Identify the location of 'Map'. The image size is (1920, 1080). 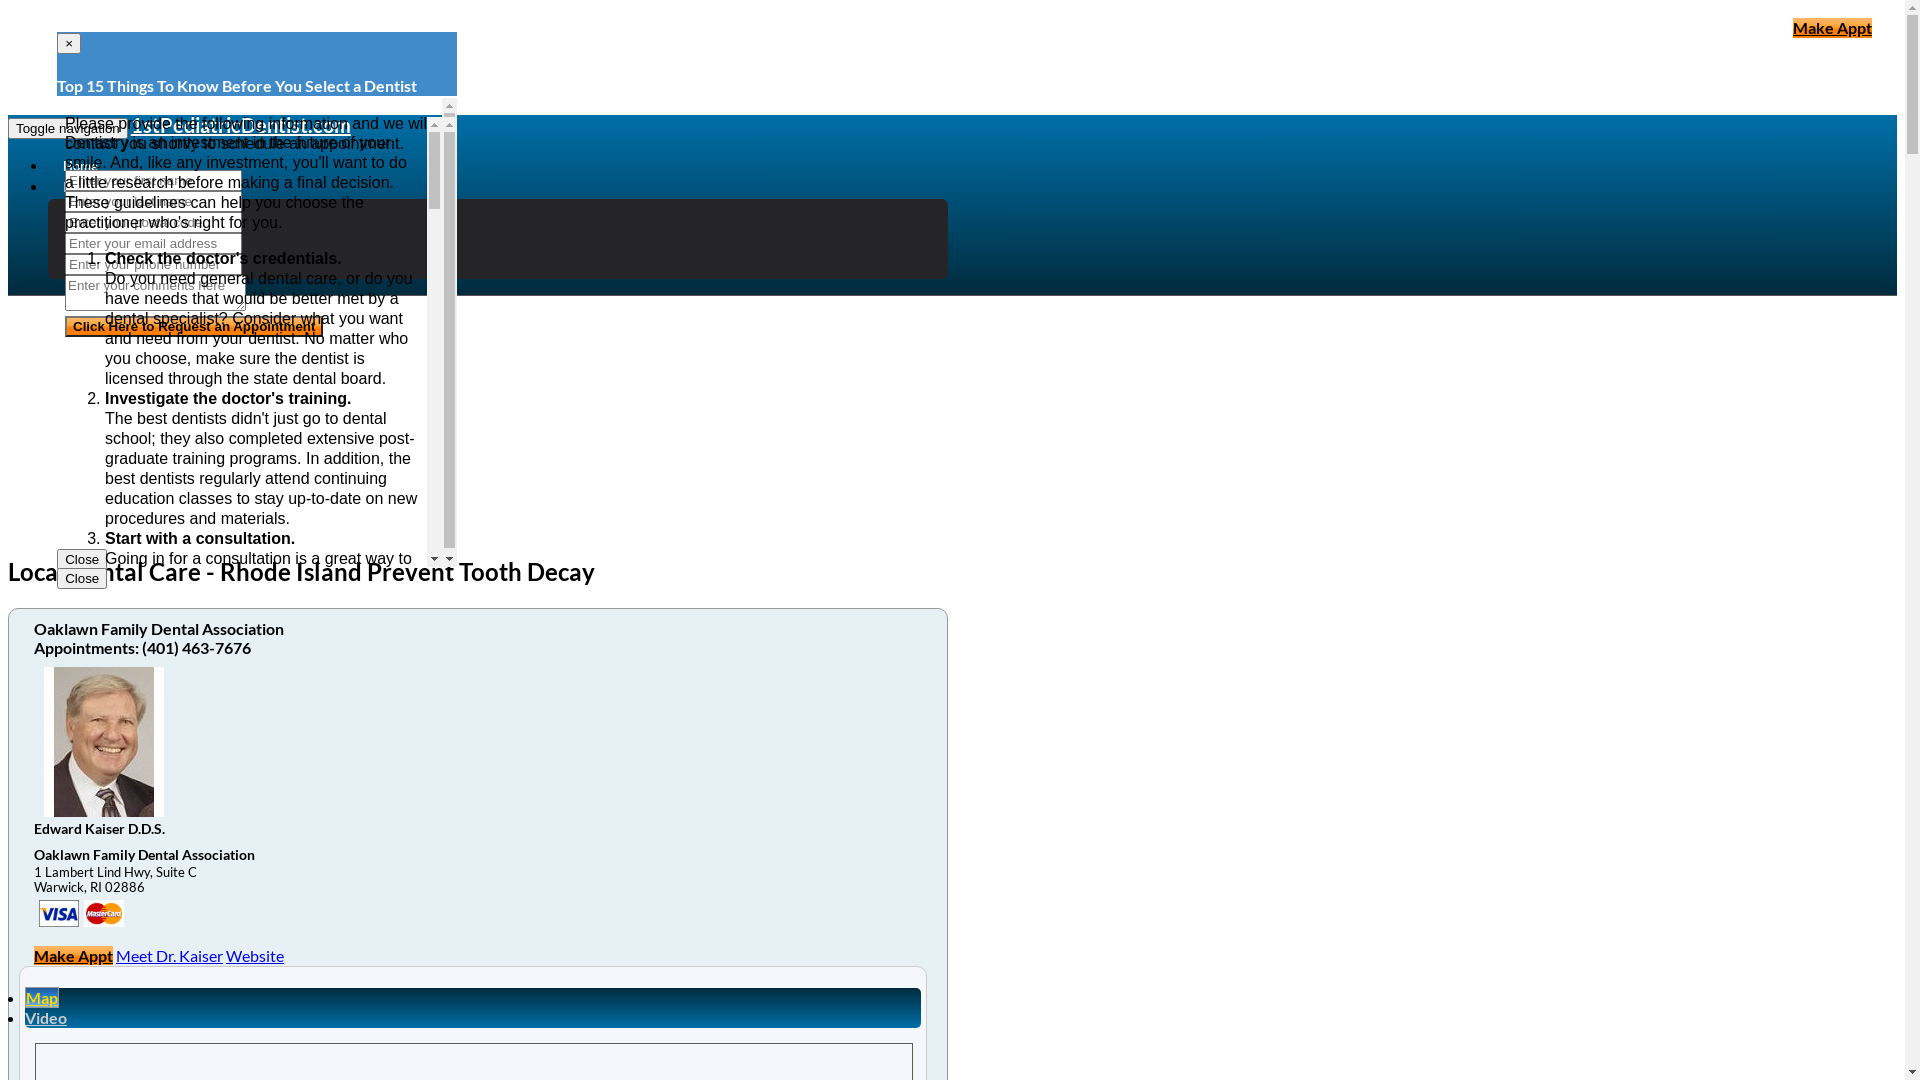
(42, 997).